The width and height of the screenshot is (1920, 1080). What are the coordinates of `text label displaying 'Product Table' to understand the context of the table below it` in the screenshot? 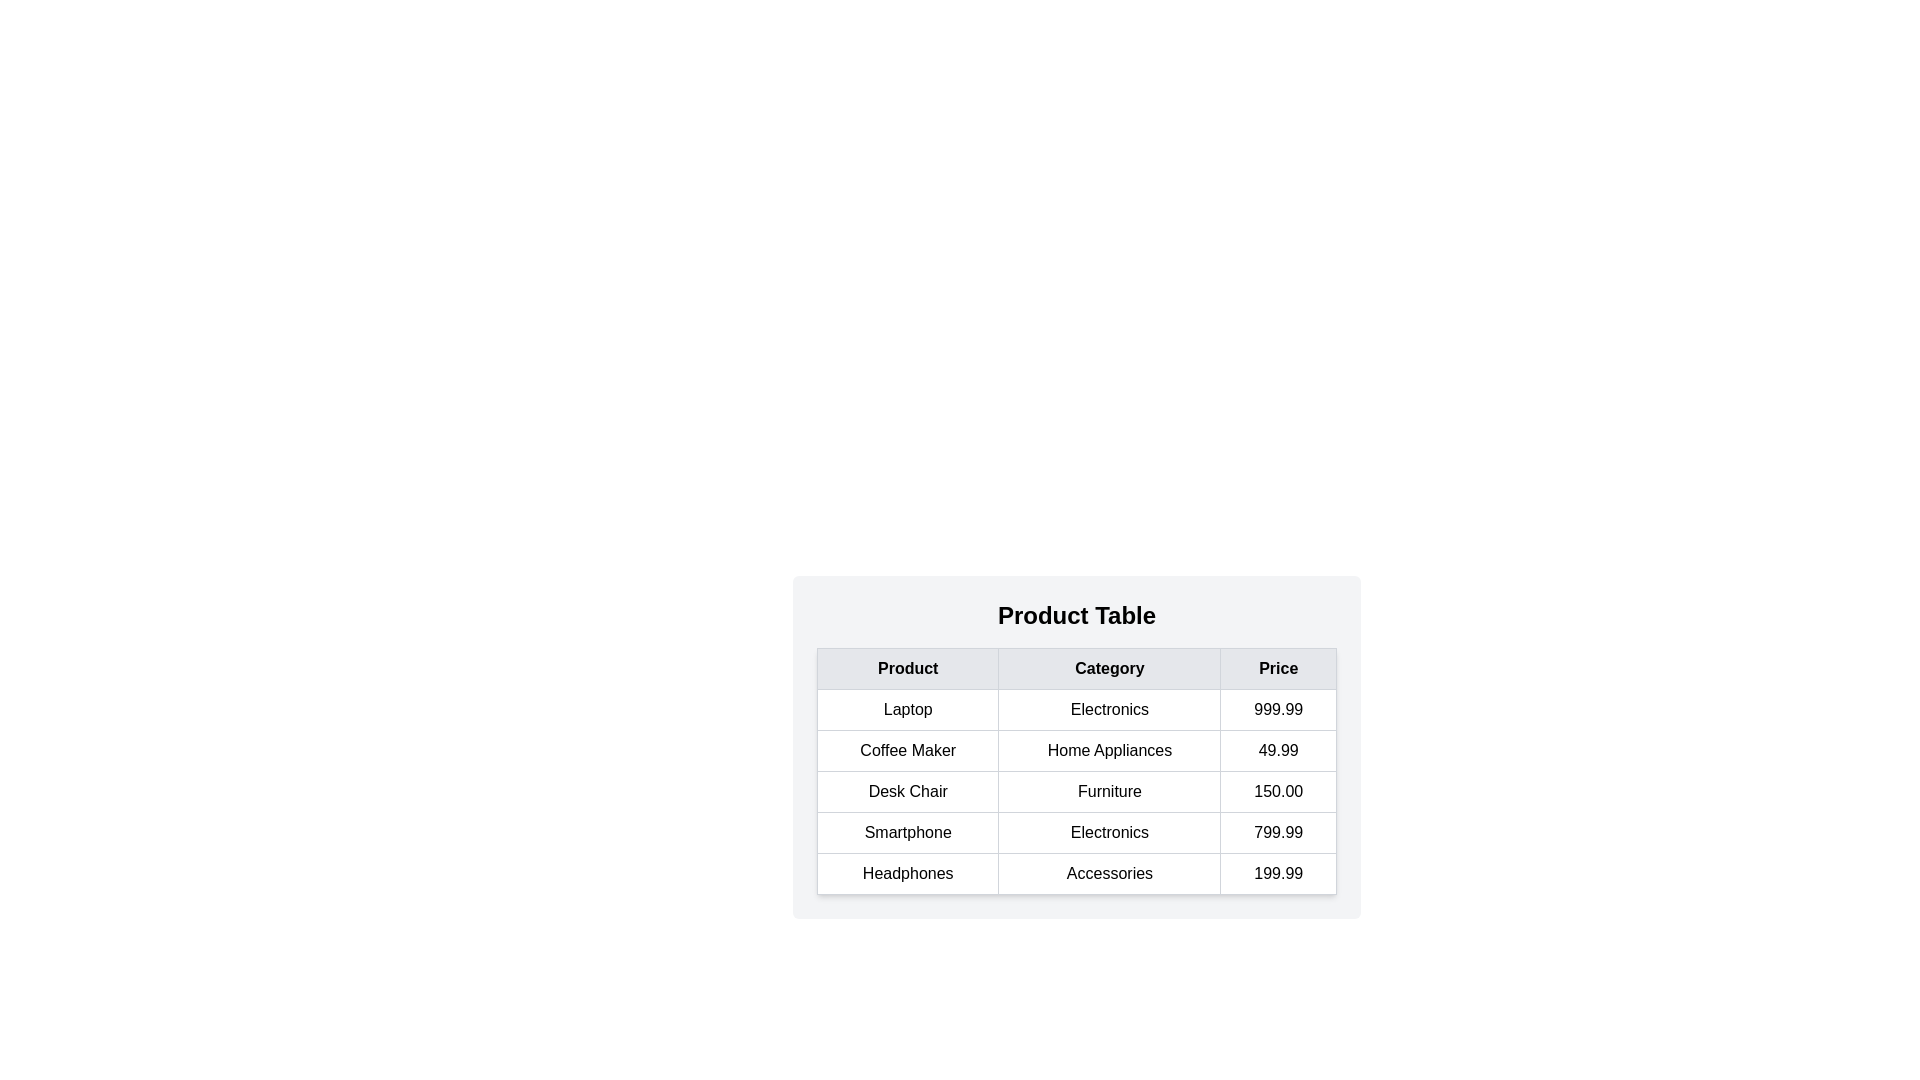 It's located at (1075, 615).